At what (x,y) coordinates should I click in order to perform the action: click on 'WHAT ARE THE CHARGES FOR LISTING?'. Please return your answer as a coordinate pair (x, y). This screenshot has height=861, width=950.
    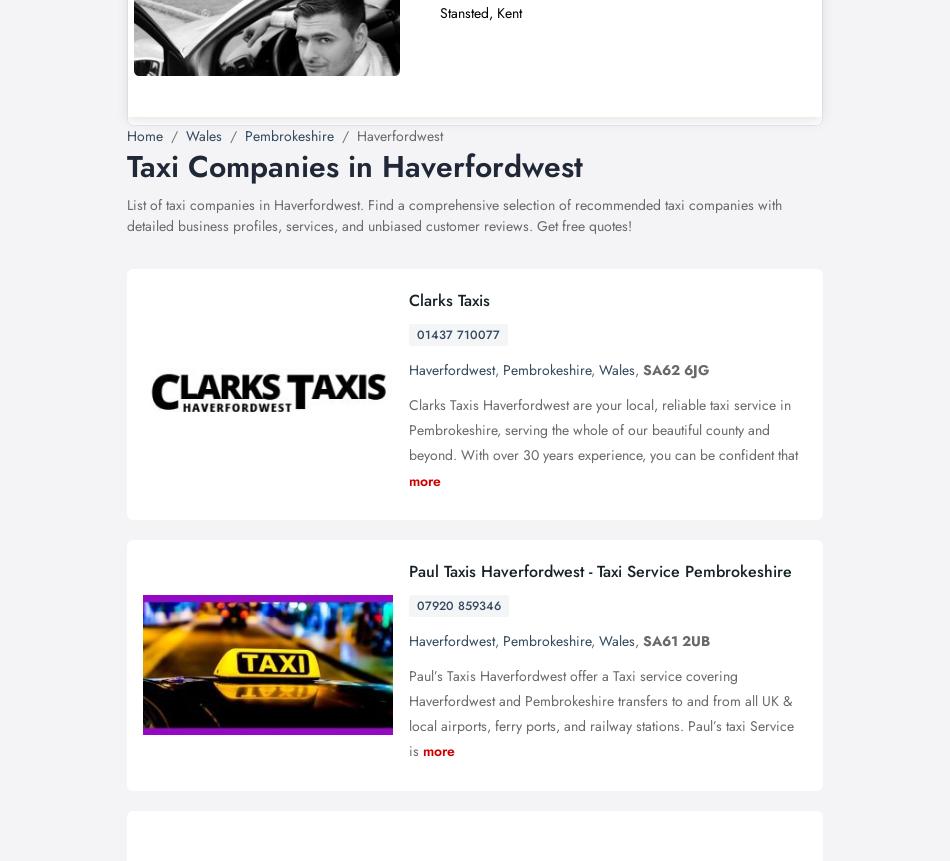
    Looking at the image, I should click on (295, 480).